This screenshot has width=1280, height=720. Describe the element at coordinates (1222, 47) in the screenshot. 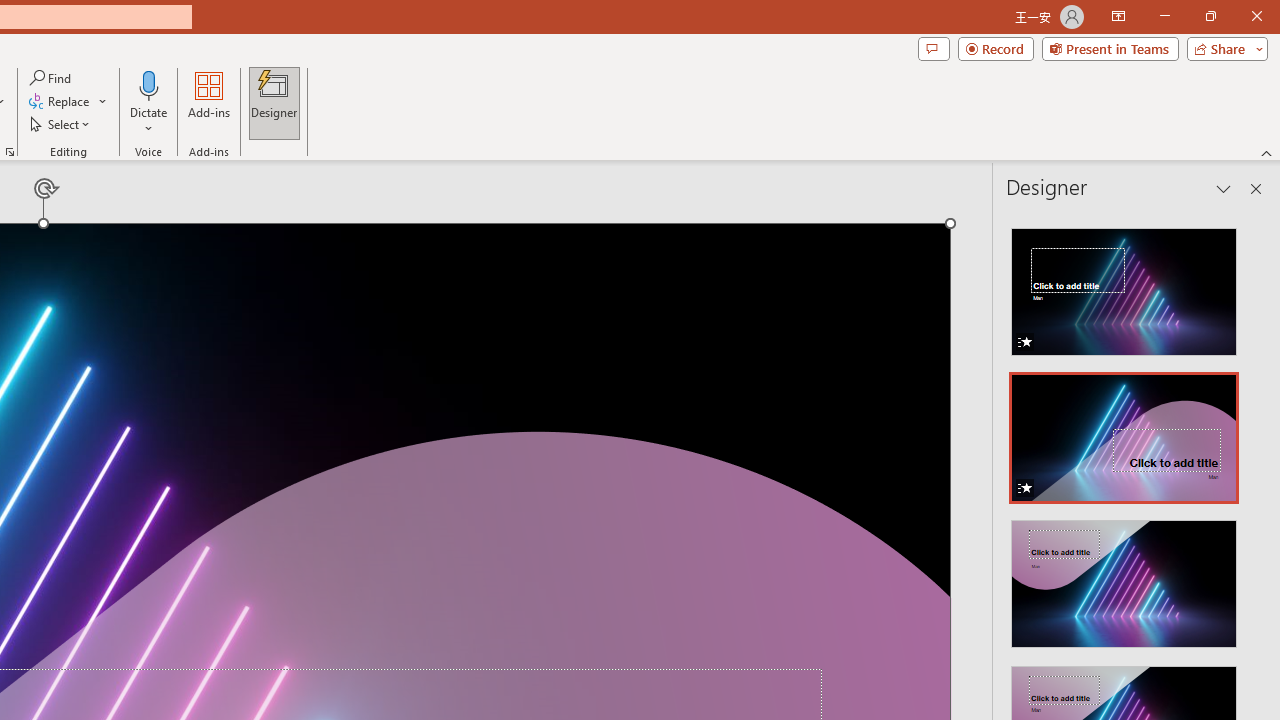

I see `'Share'` at that location.